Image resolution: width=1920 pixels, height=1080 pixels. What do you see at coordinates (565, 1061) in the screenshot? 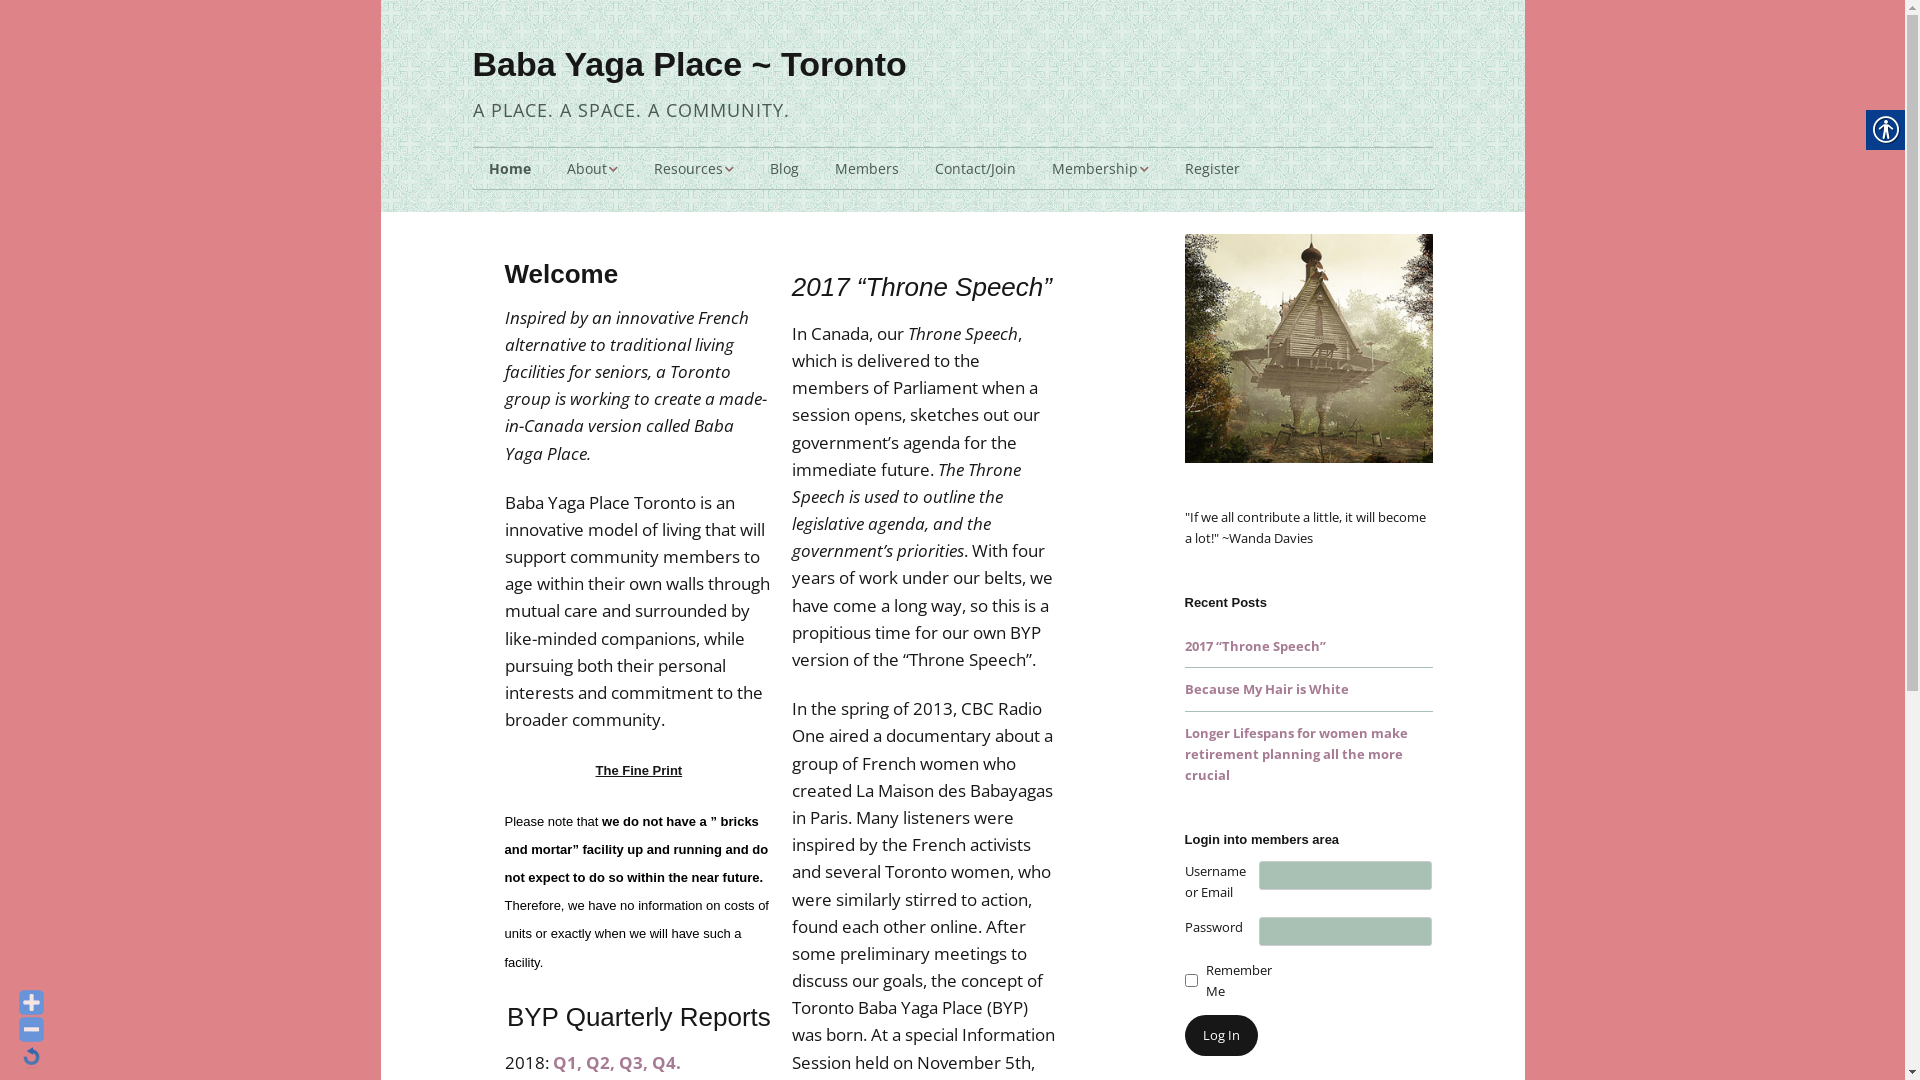
I see `'Q1,'` at bounding box center [565, 1061].